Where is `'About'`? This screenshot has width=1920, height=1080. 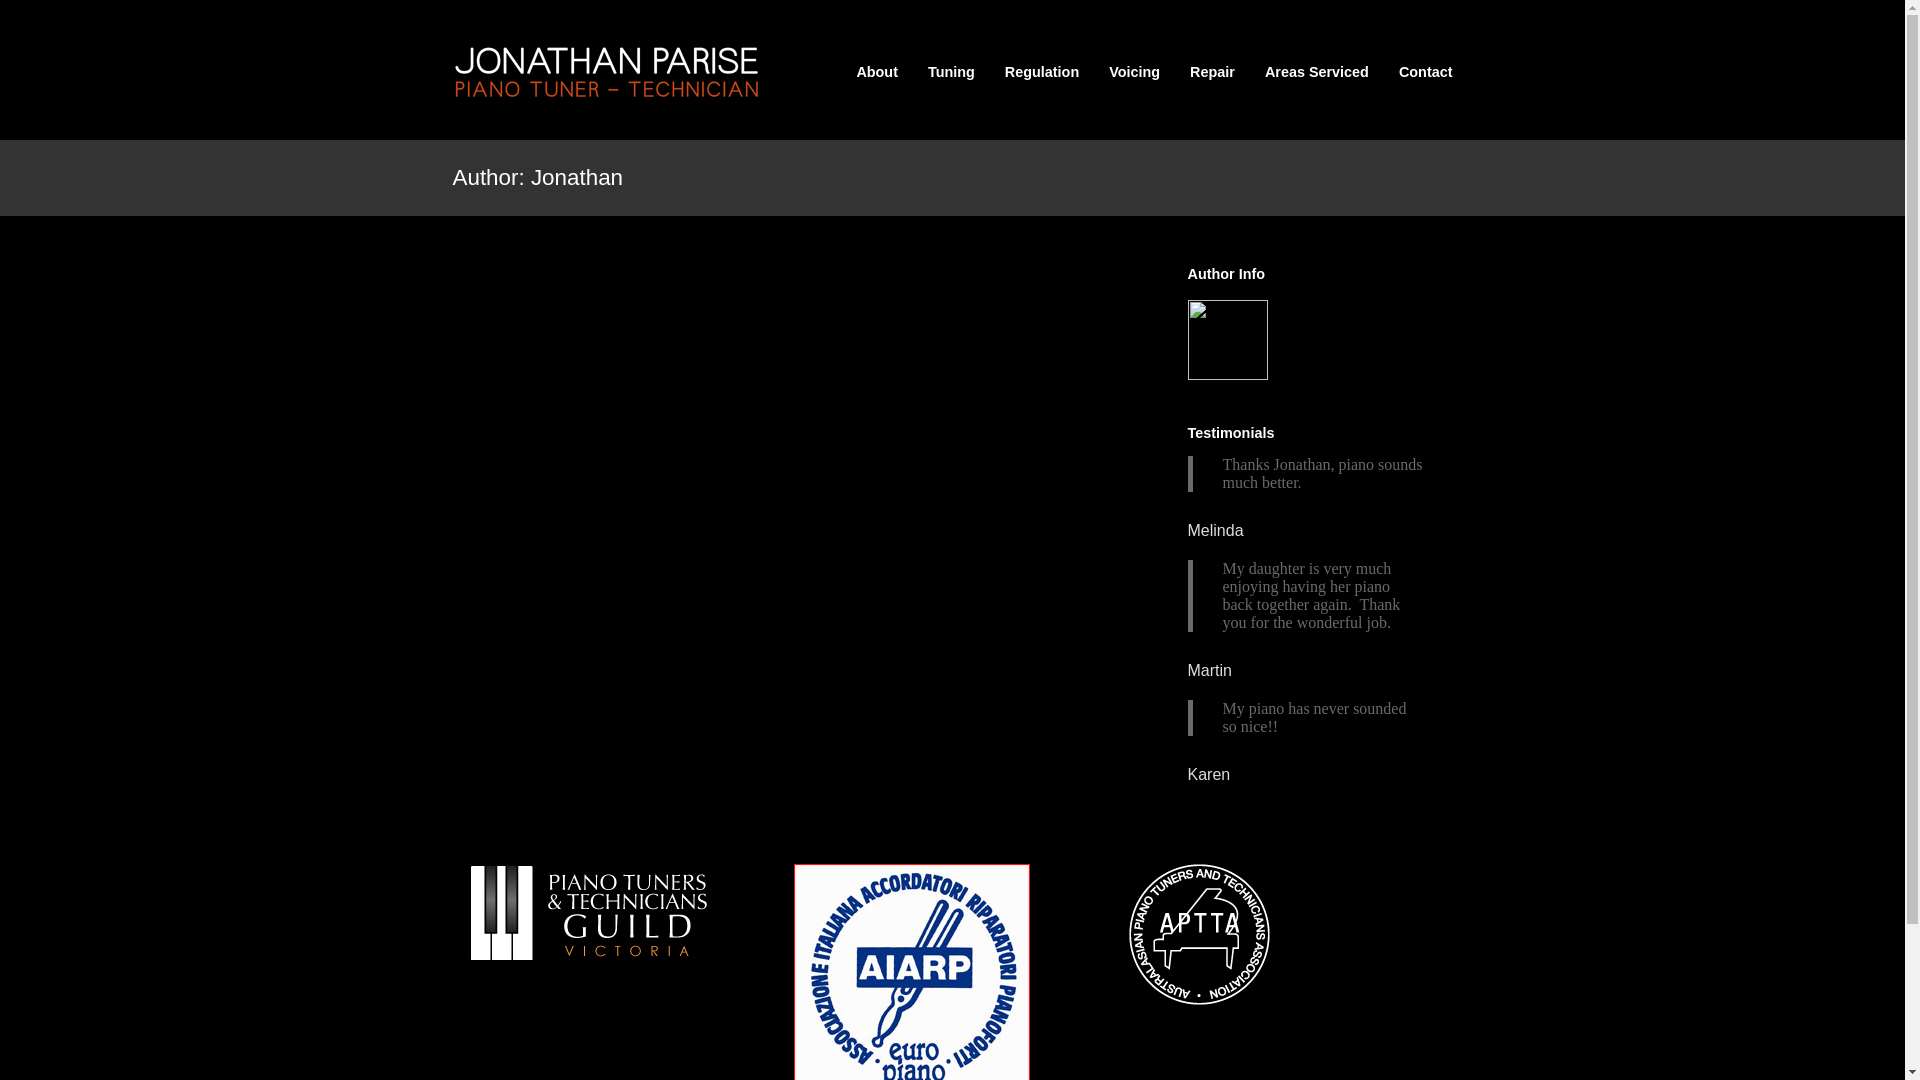
'About' is located at coordinates (877, 71).